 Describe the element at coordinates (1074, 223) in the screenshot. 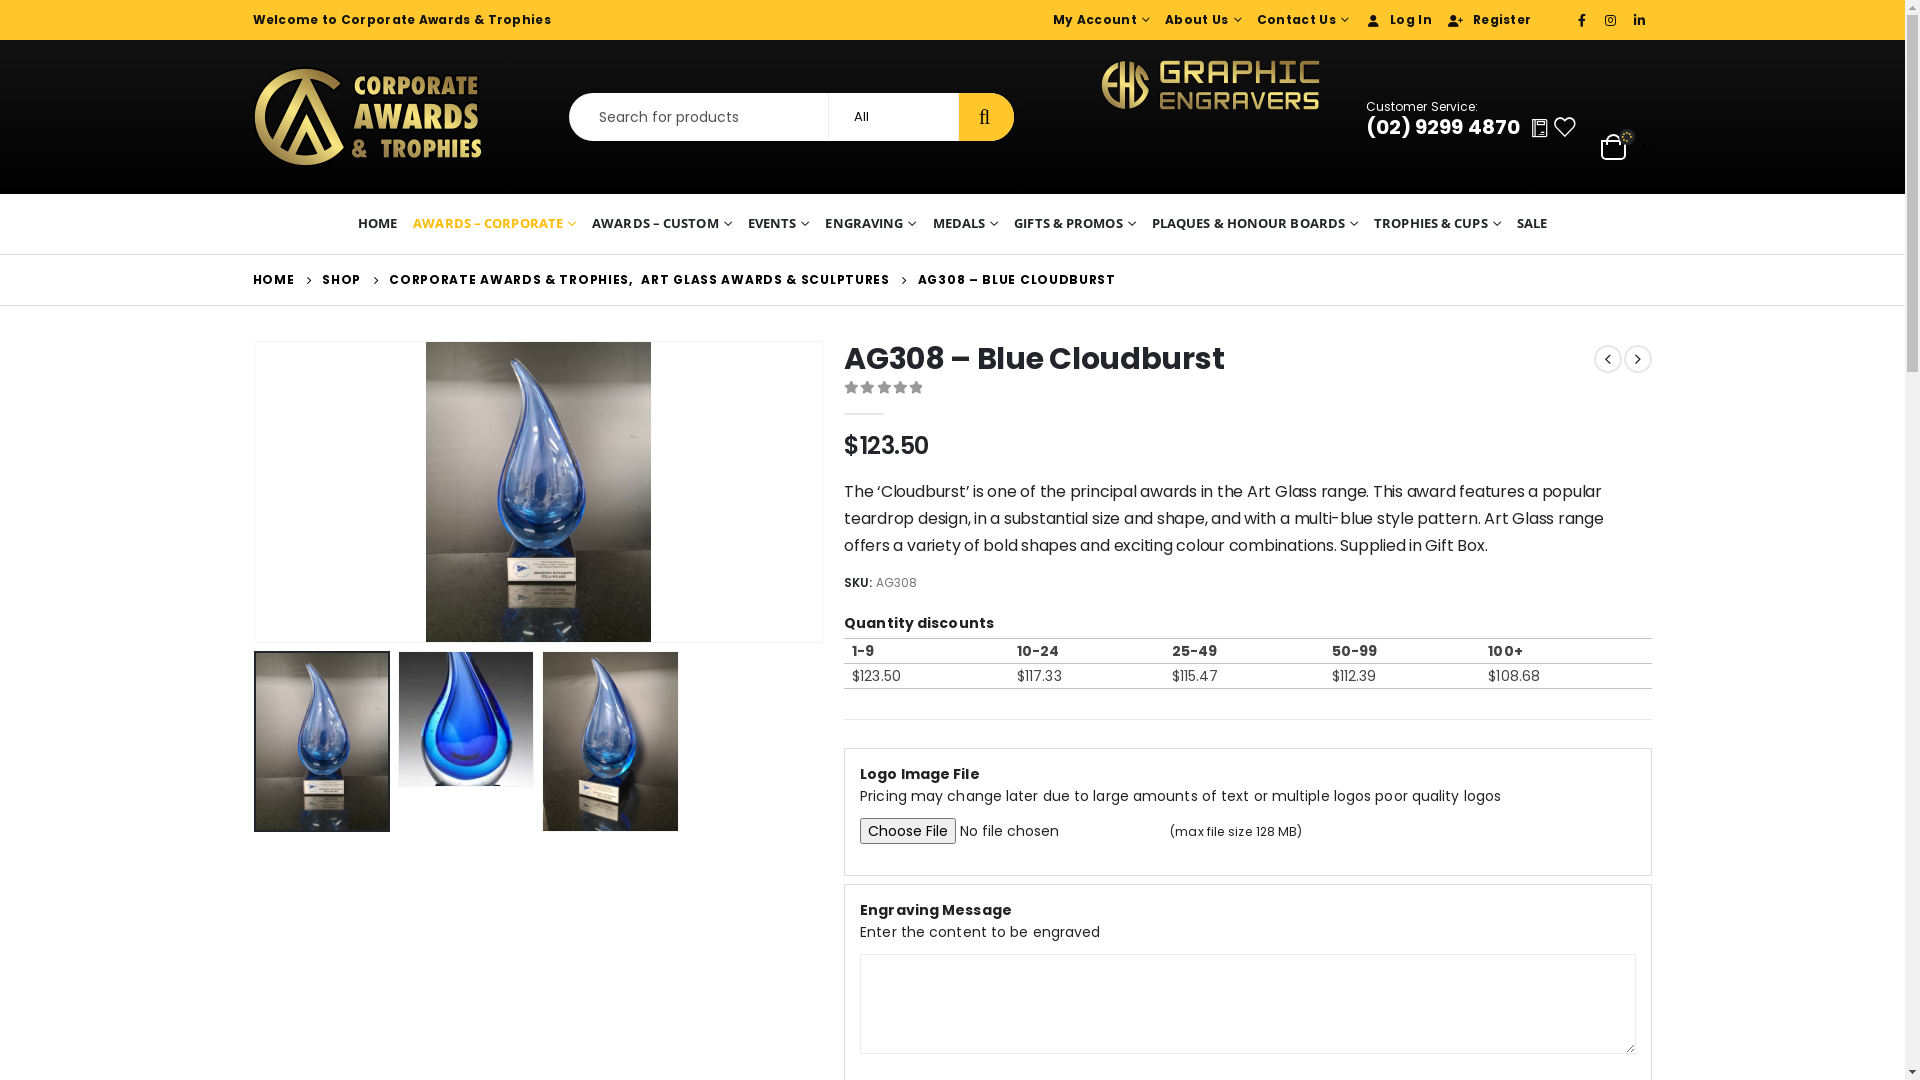

I see `'GIFTS & PROMOS'` at that location.